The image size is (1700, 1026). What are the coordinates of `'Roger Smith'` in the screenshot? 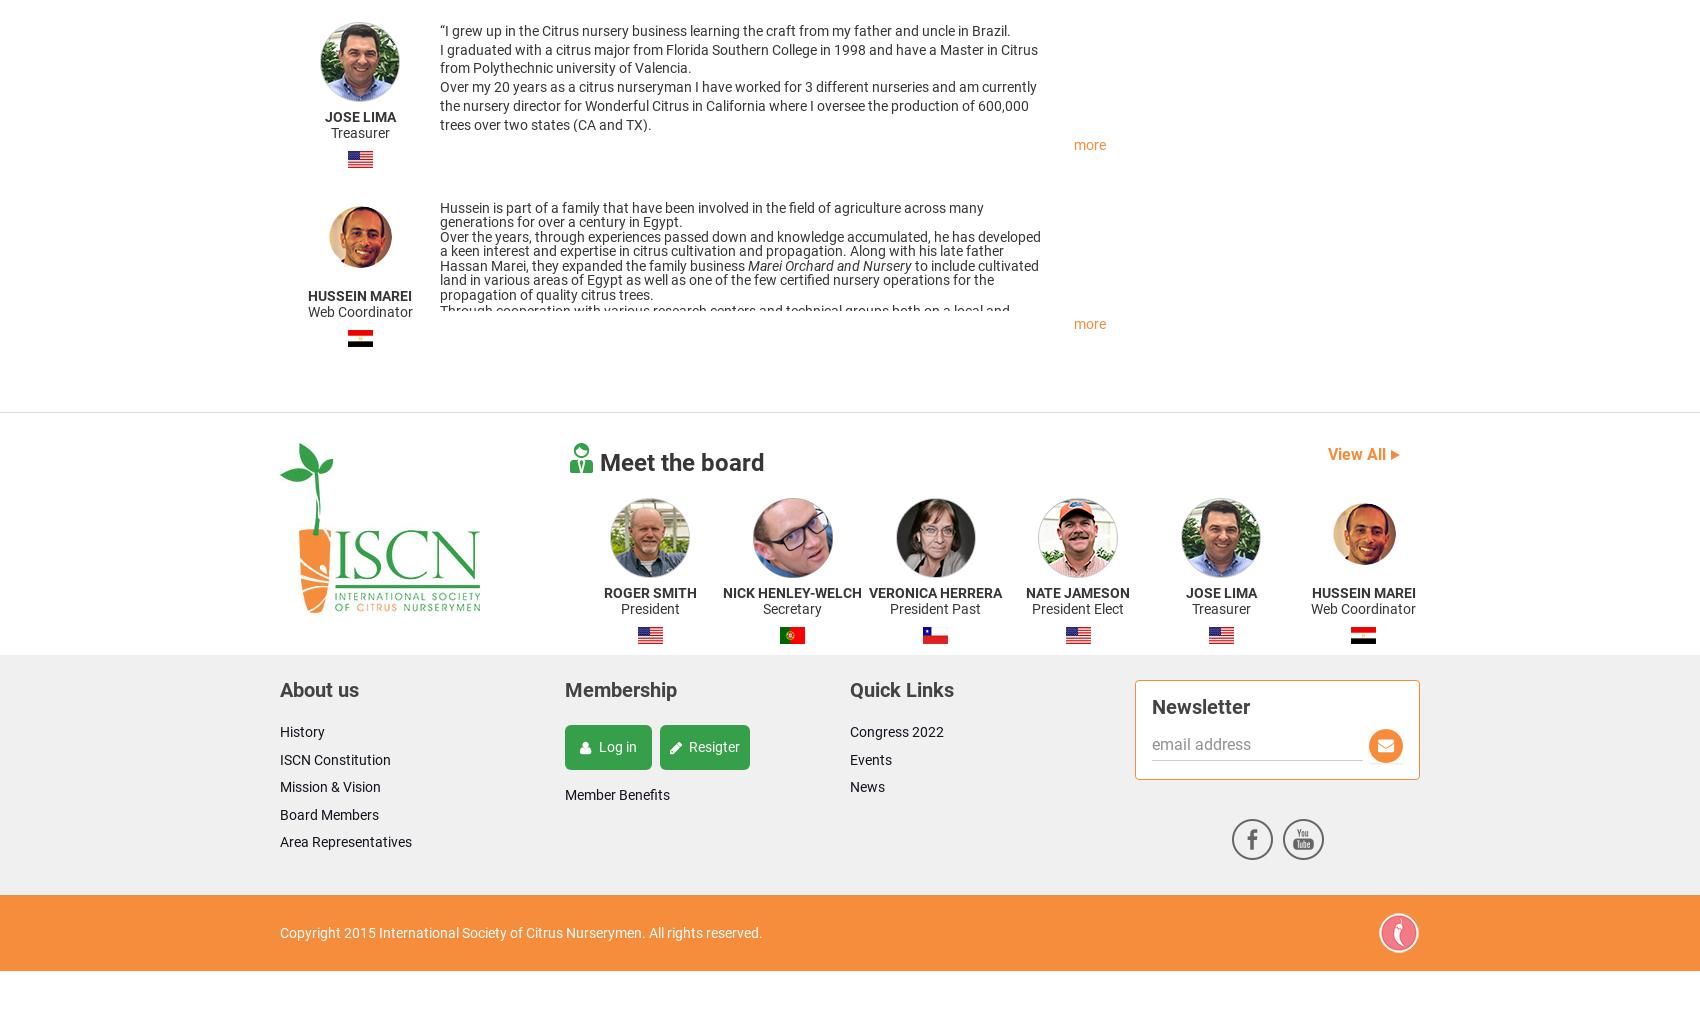 It's located at (649, 592).